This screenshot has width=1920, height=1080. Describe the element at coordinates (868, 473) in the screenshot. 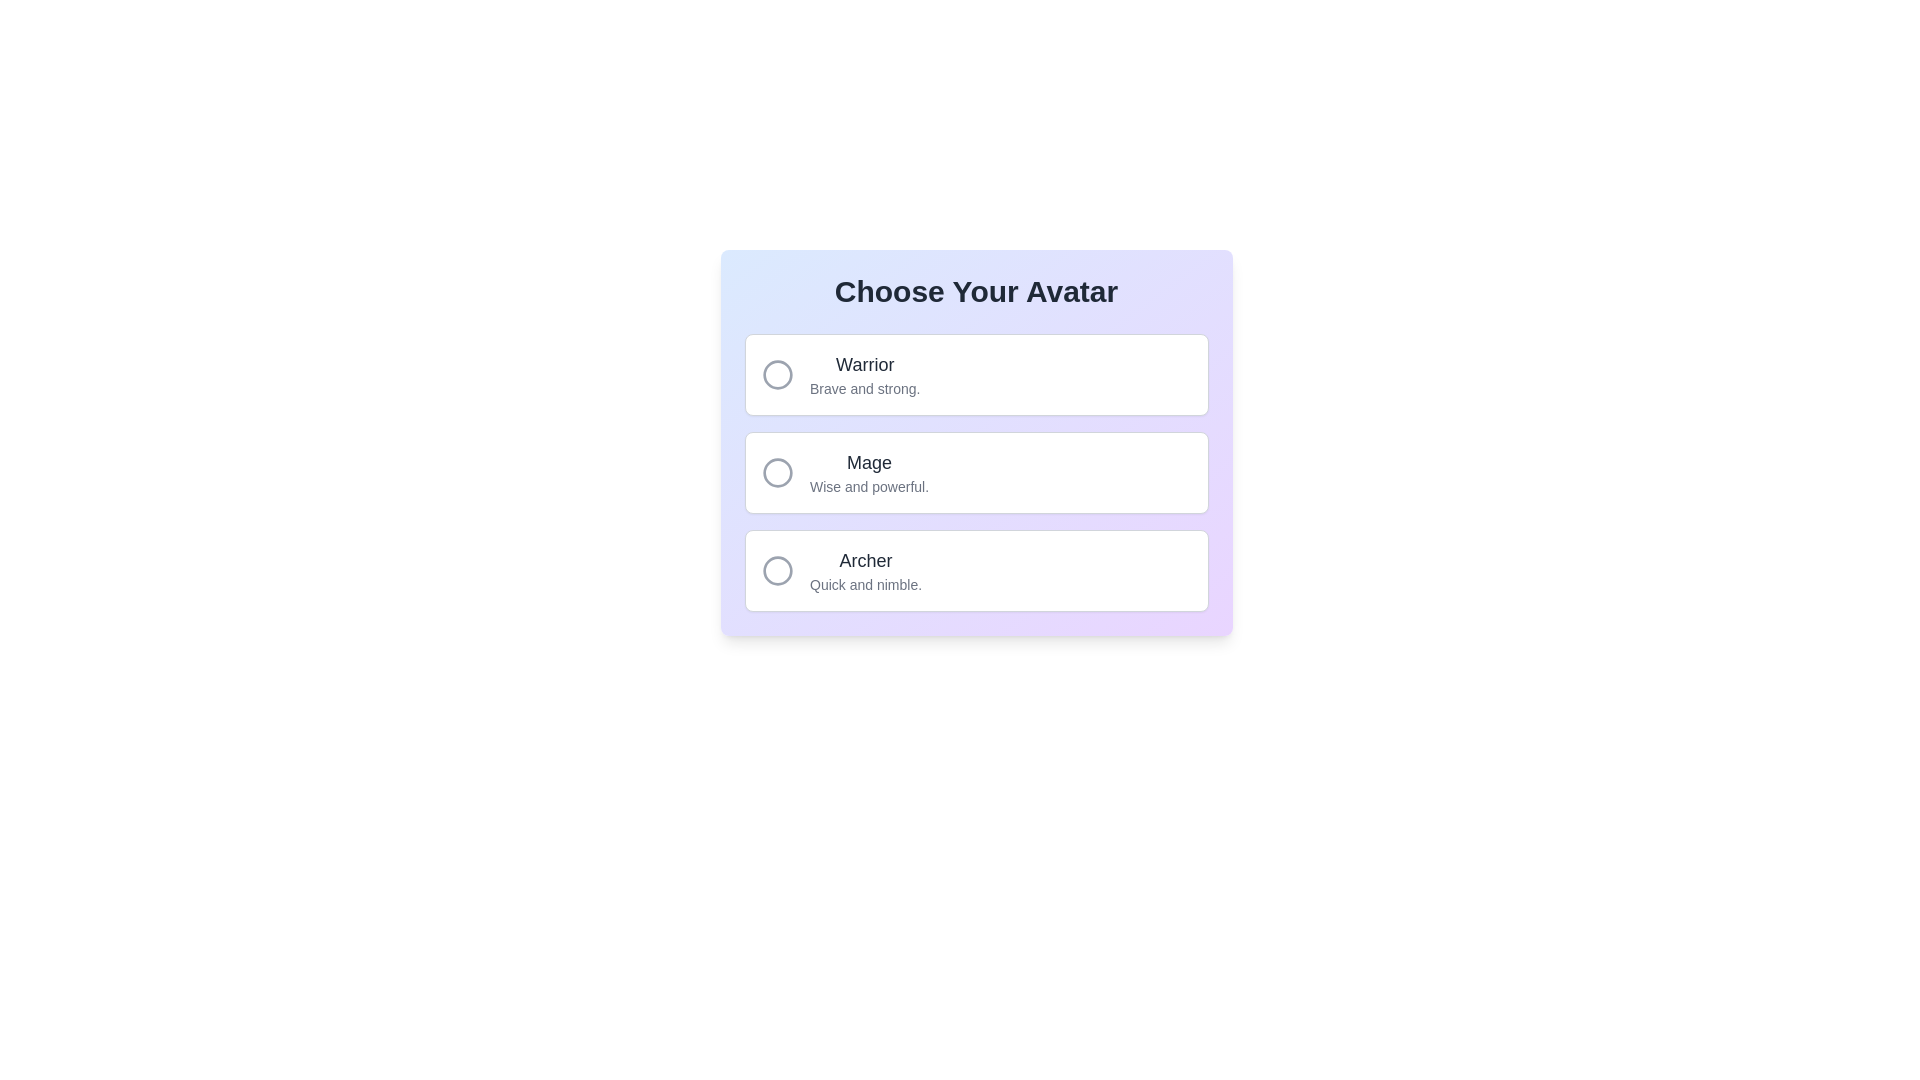

I see `text label for the 'Mage' option, which is located in the middle of a vertical list of three options, between 'Warrior' and 'Archer'` at that location.